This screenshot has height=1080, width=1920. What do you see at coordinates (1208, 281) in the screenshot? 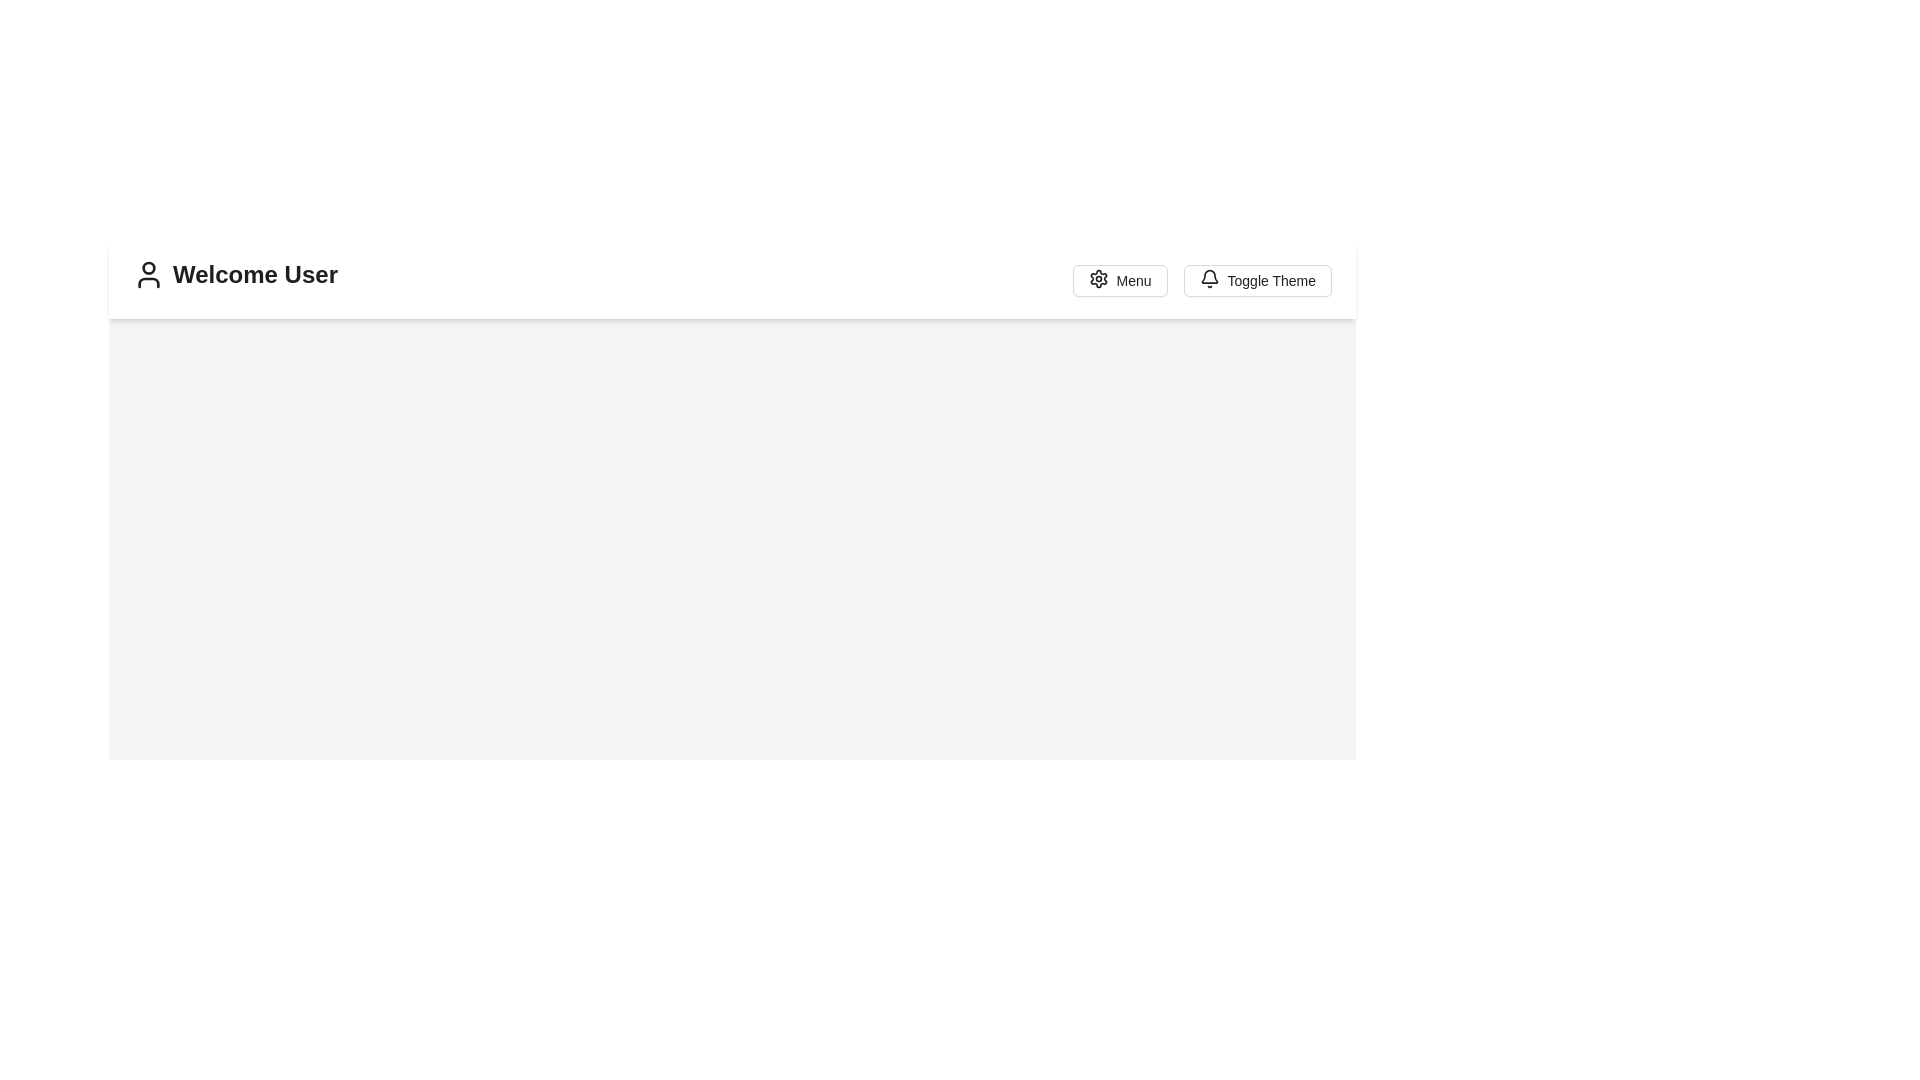
I see `the notification icon within the 'Toggle Theme' button located in the top-right section of the interface` at bounding box center [1208, 281].